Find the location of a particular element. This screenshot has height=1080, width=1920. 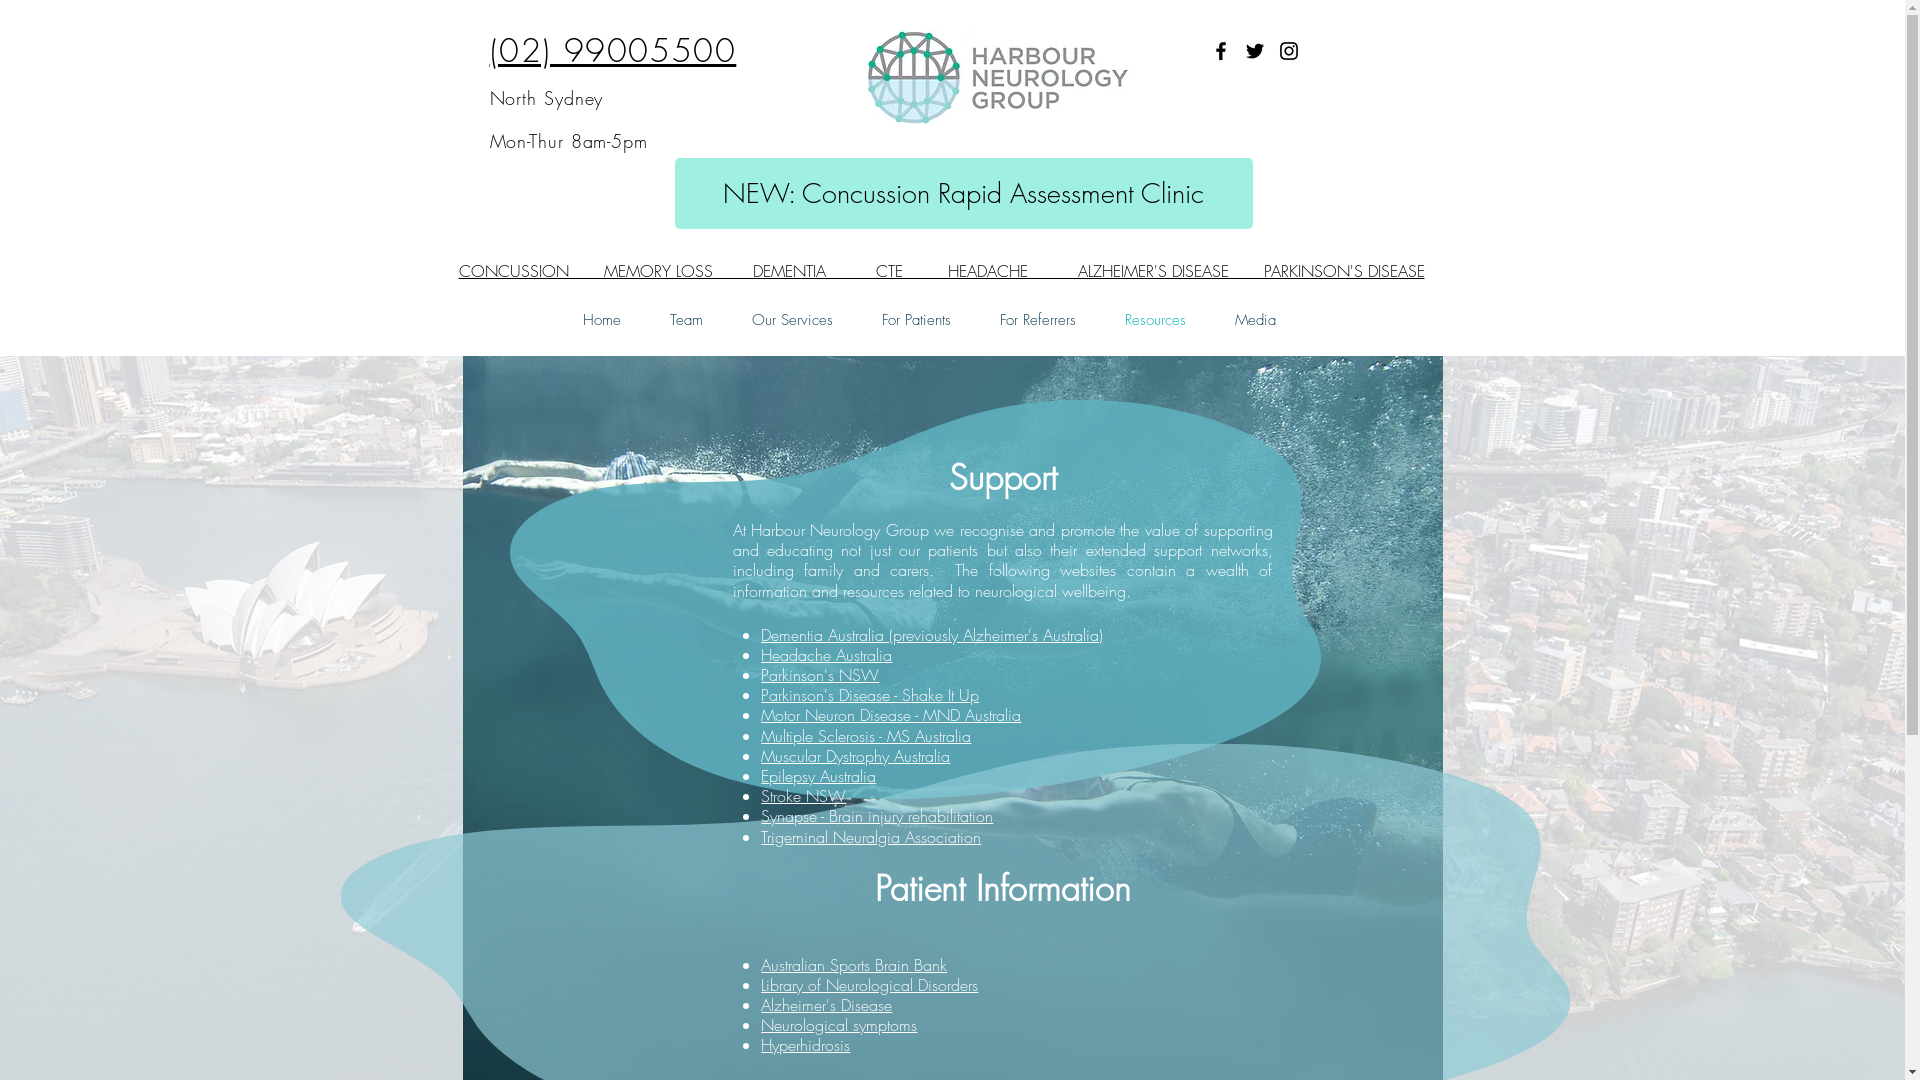

'Resources' is located at coordinates (1155, 319).